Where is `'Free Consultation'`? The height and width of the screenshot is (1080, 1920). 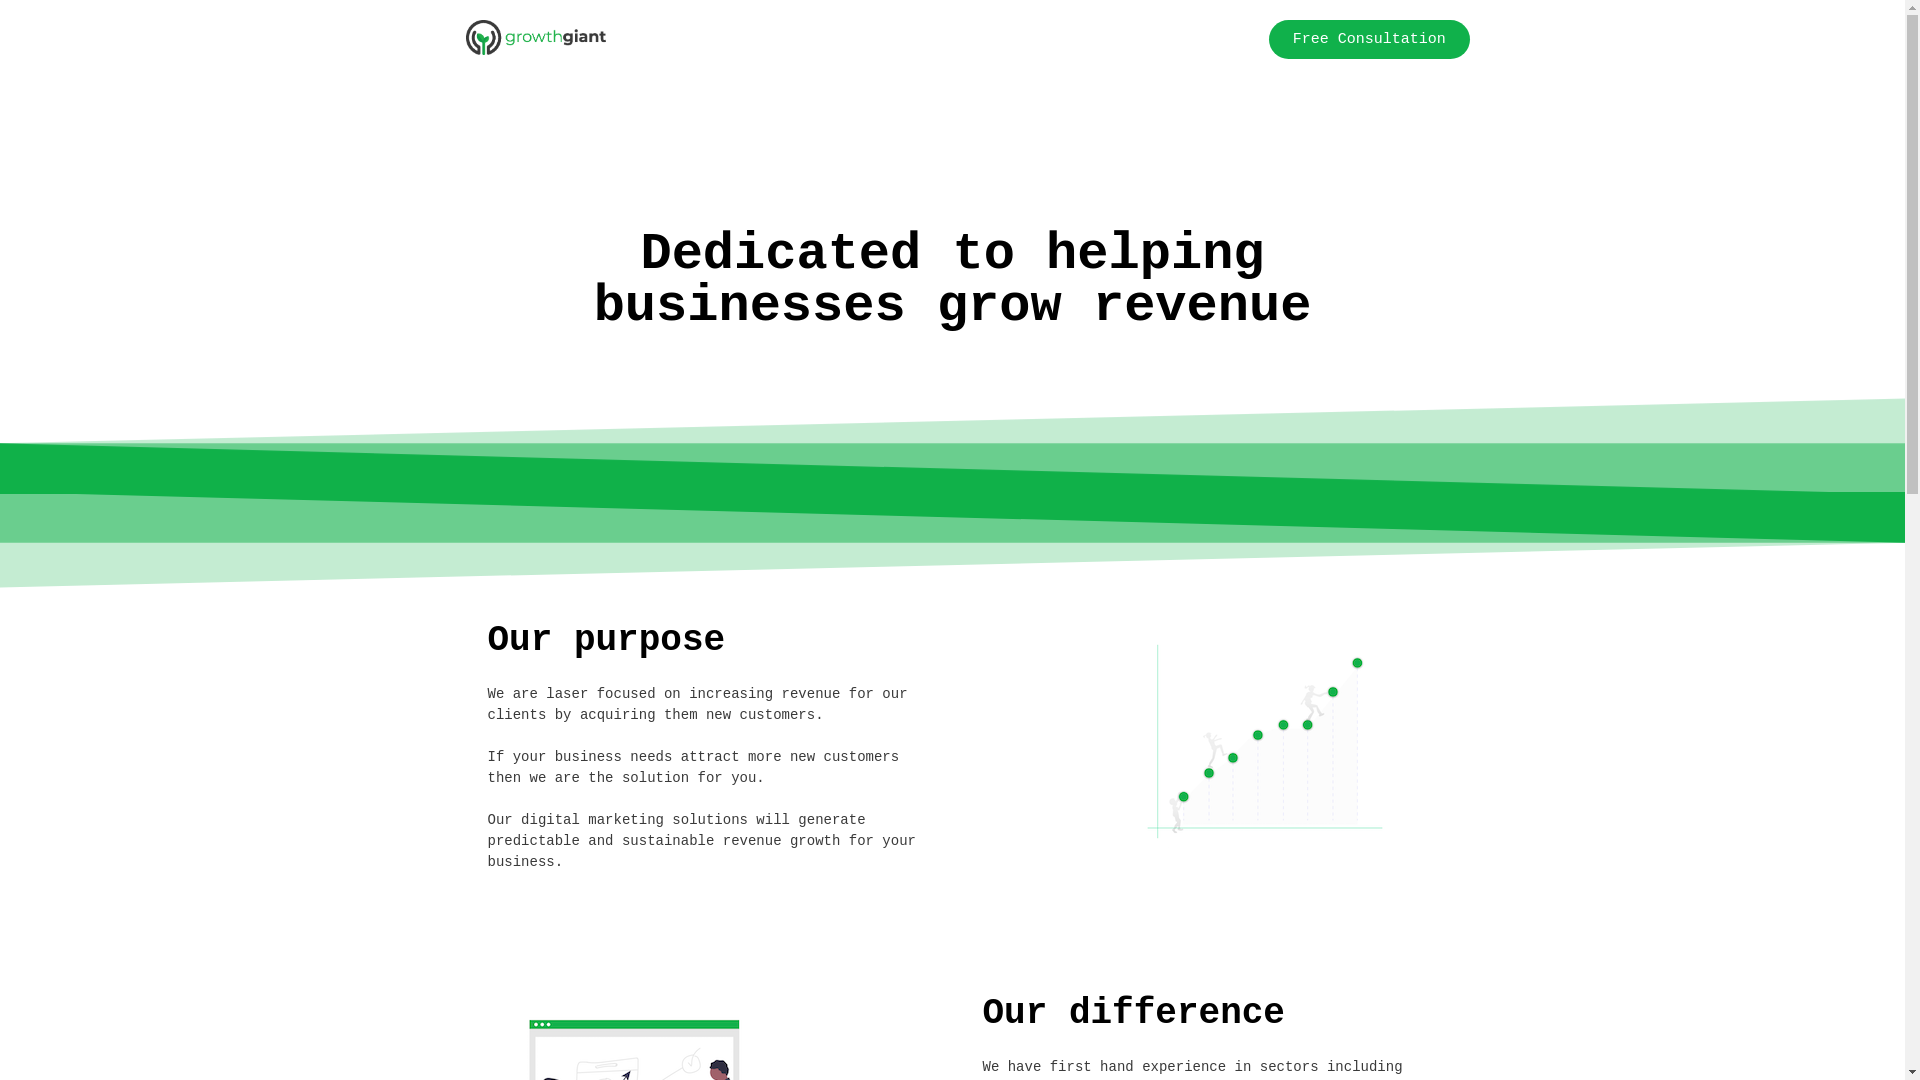
'Free Consultation' is located at coordinates (1368, 39).